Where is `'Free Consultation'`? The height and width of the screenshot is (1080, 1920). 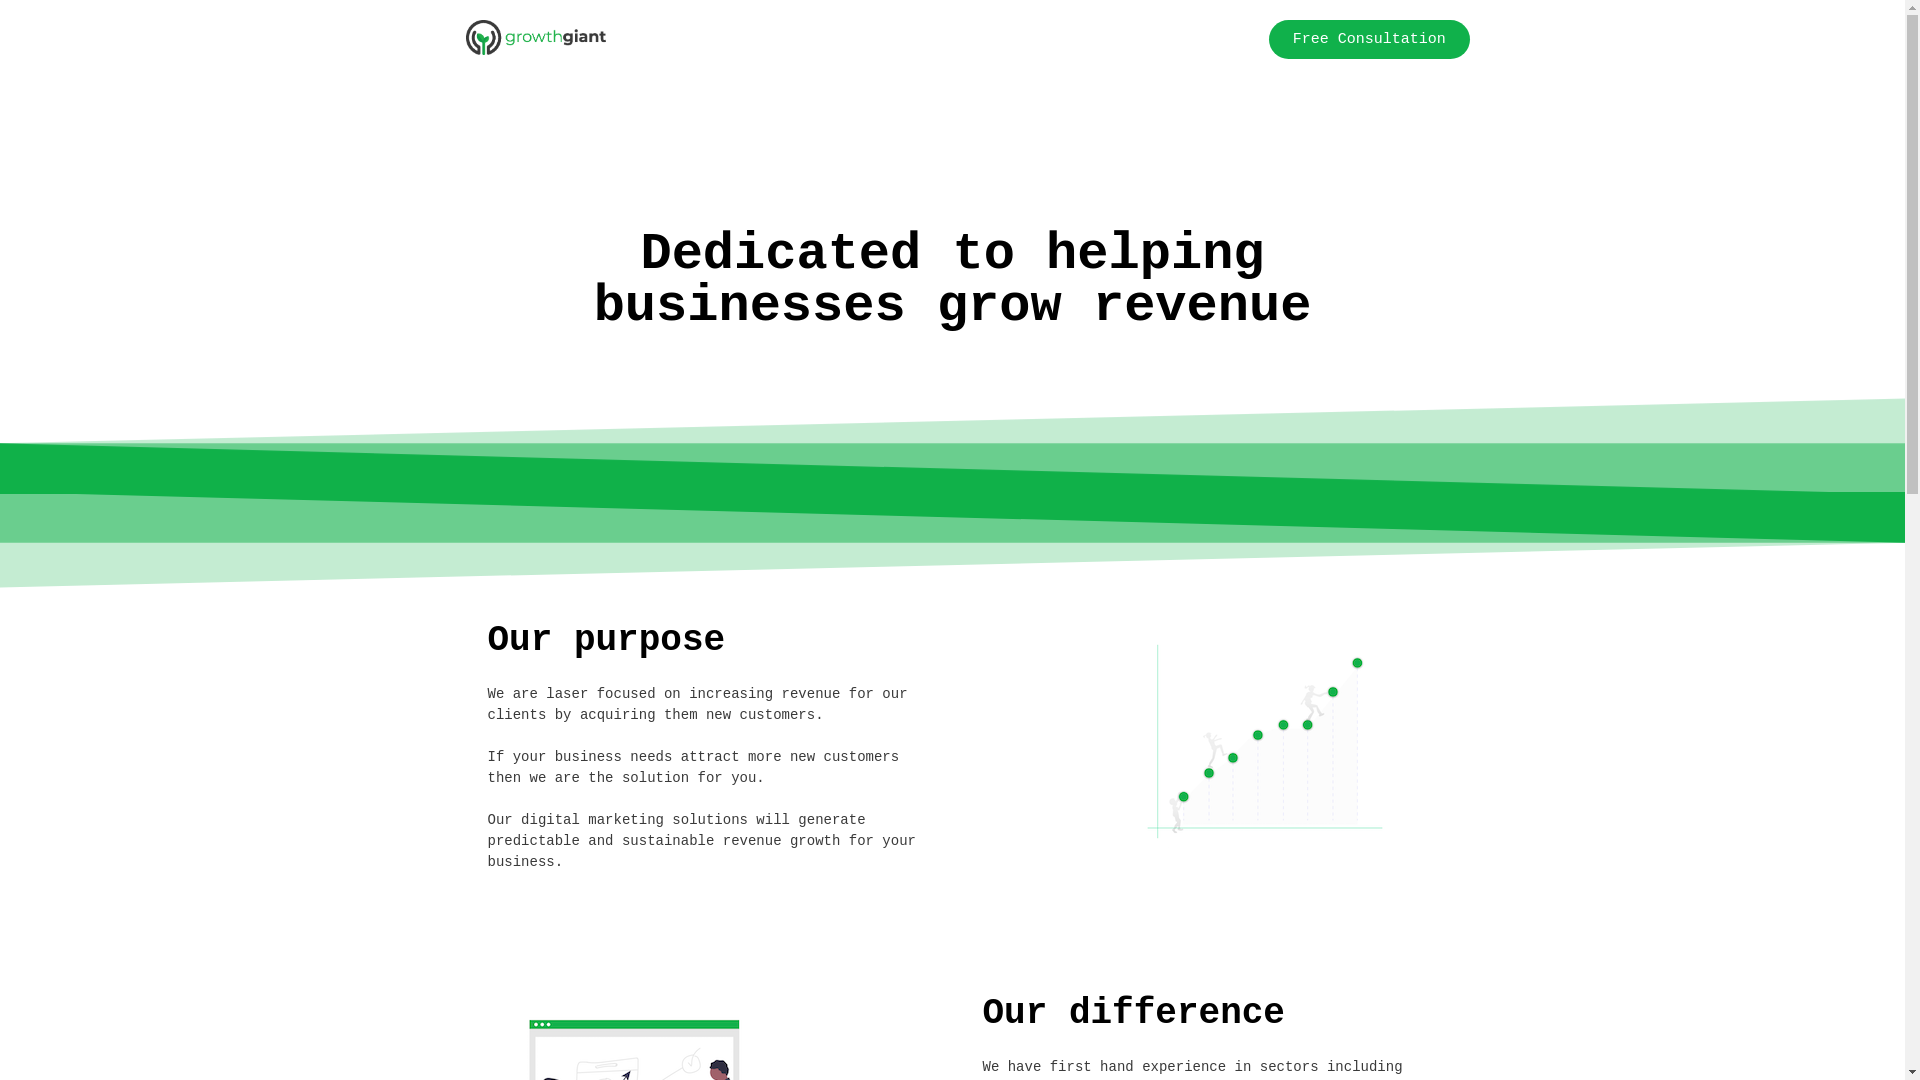
'Free Consultation' is located at coordinates (1368, 39).